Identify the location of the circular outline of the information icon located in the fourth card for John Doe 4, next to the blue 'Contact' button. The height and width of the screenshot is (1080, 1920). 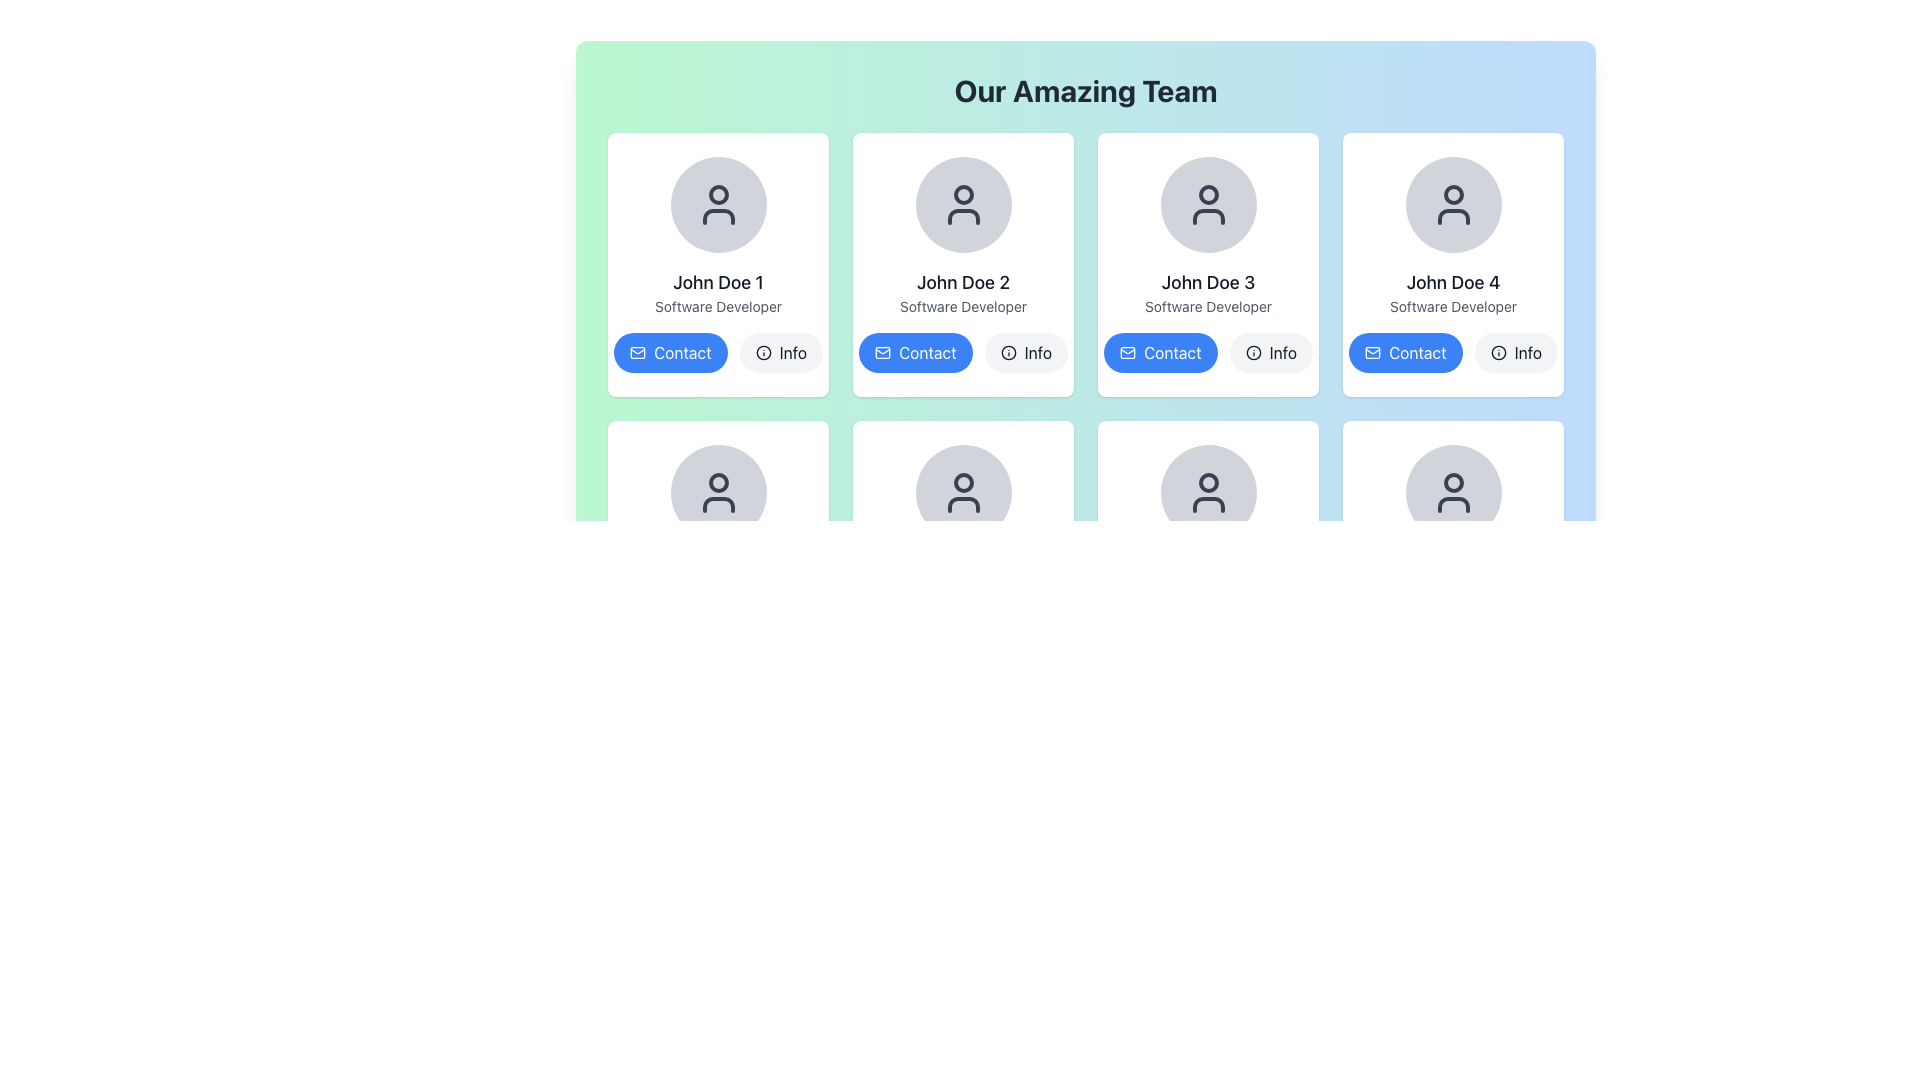
(1498, 352).